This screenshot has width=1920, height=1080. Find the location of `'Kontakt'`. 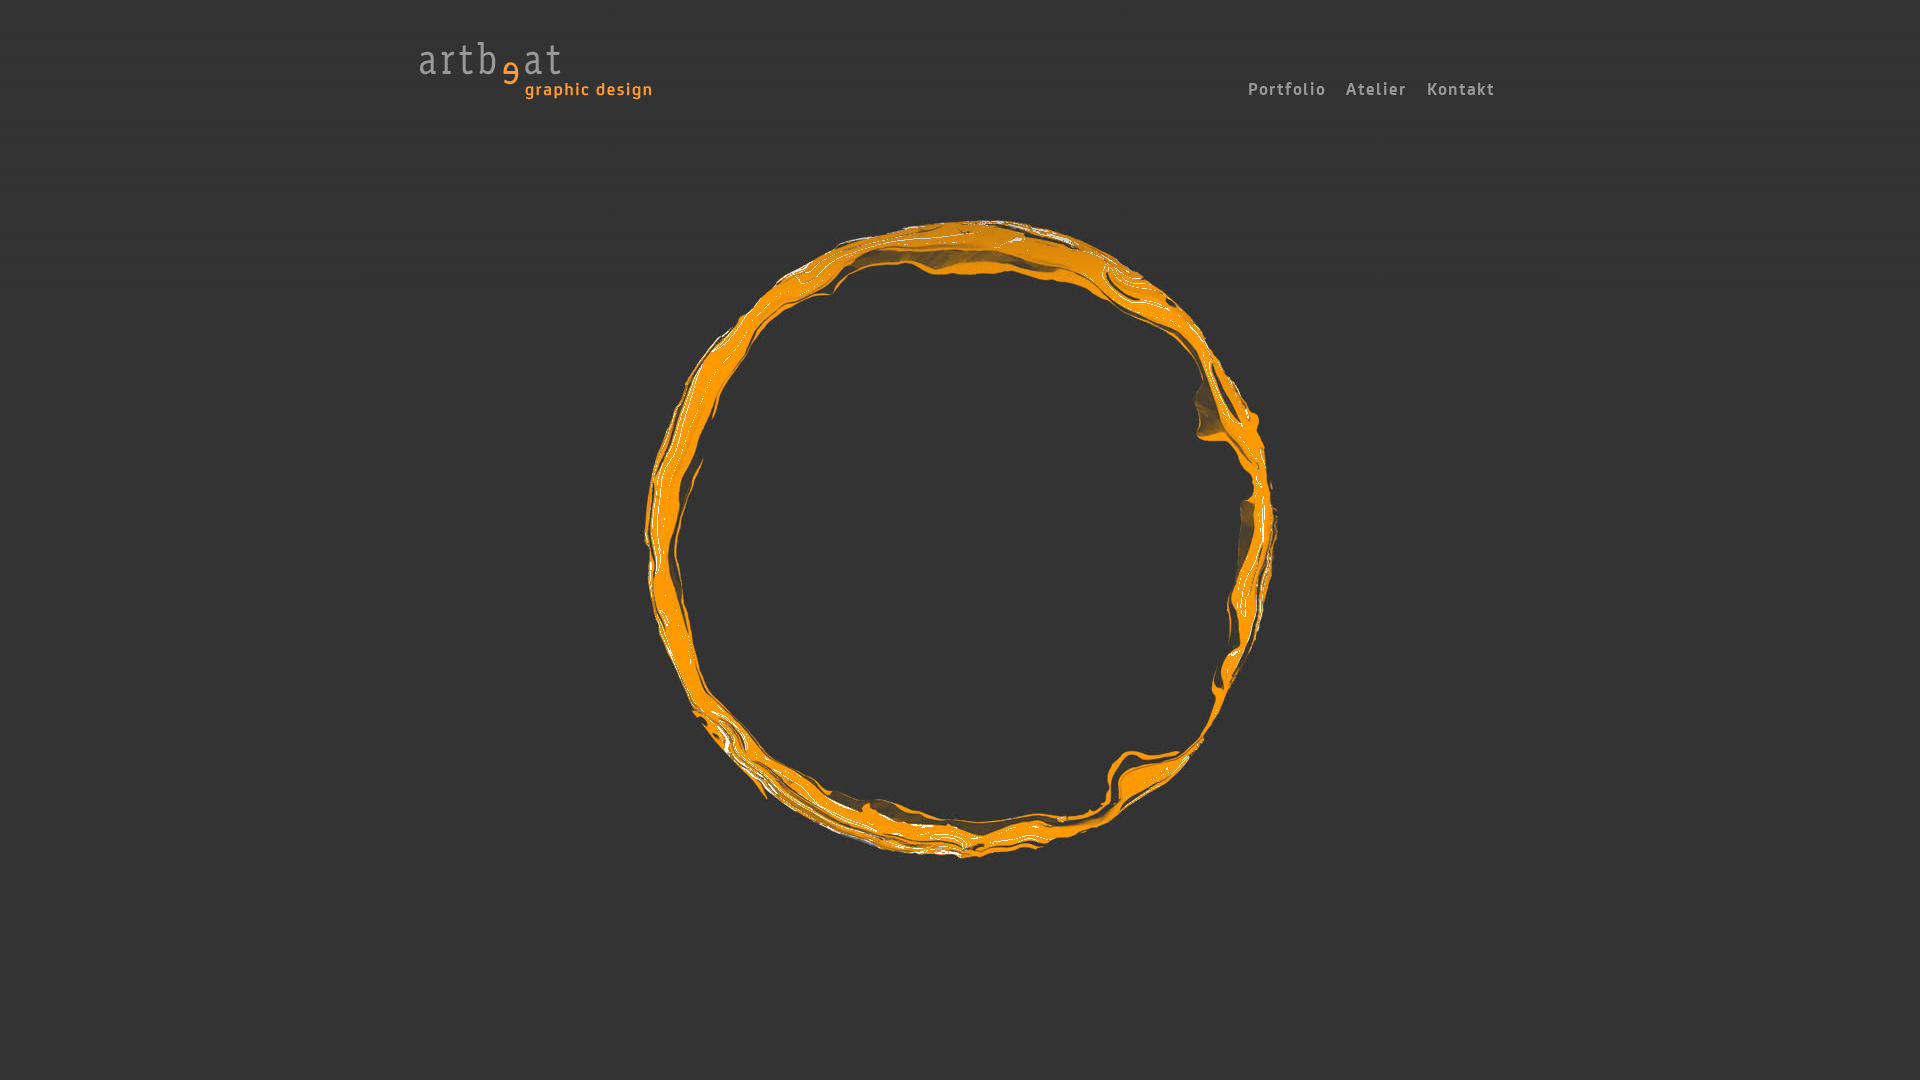

'Kontakt' is located at coordinates (1460, 88).